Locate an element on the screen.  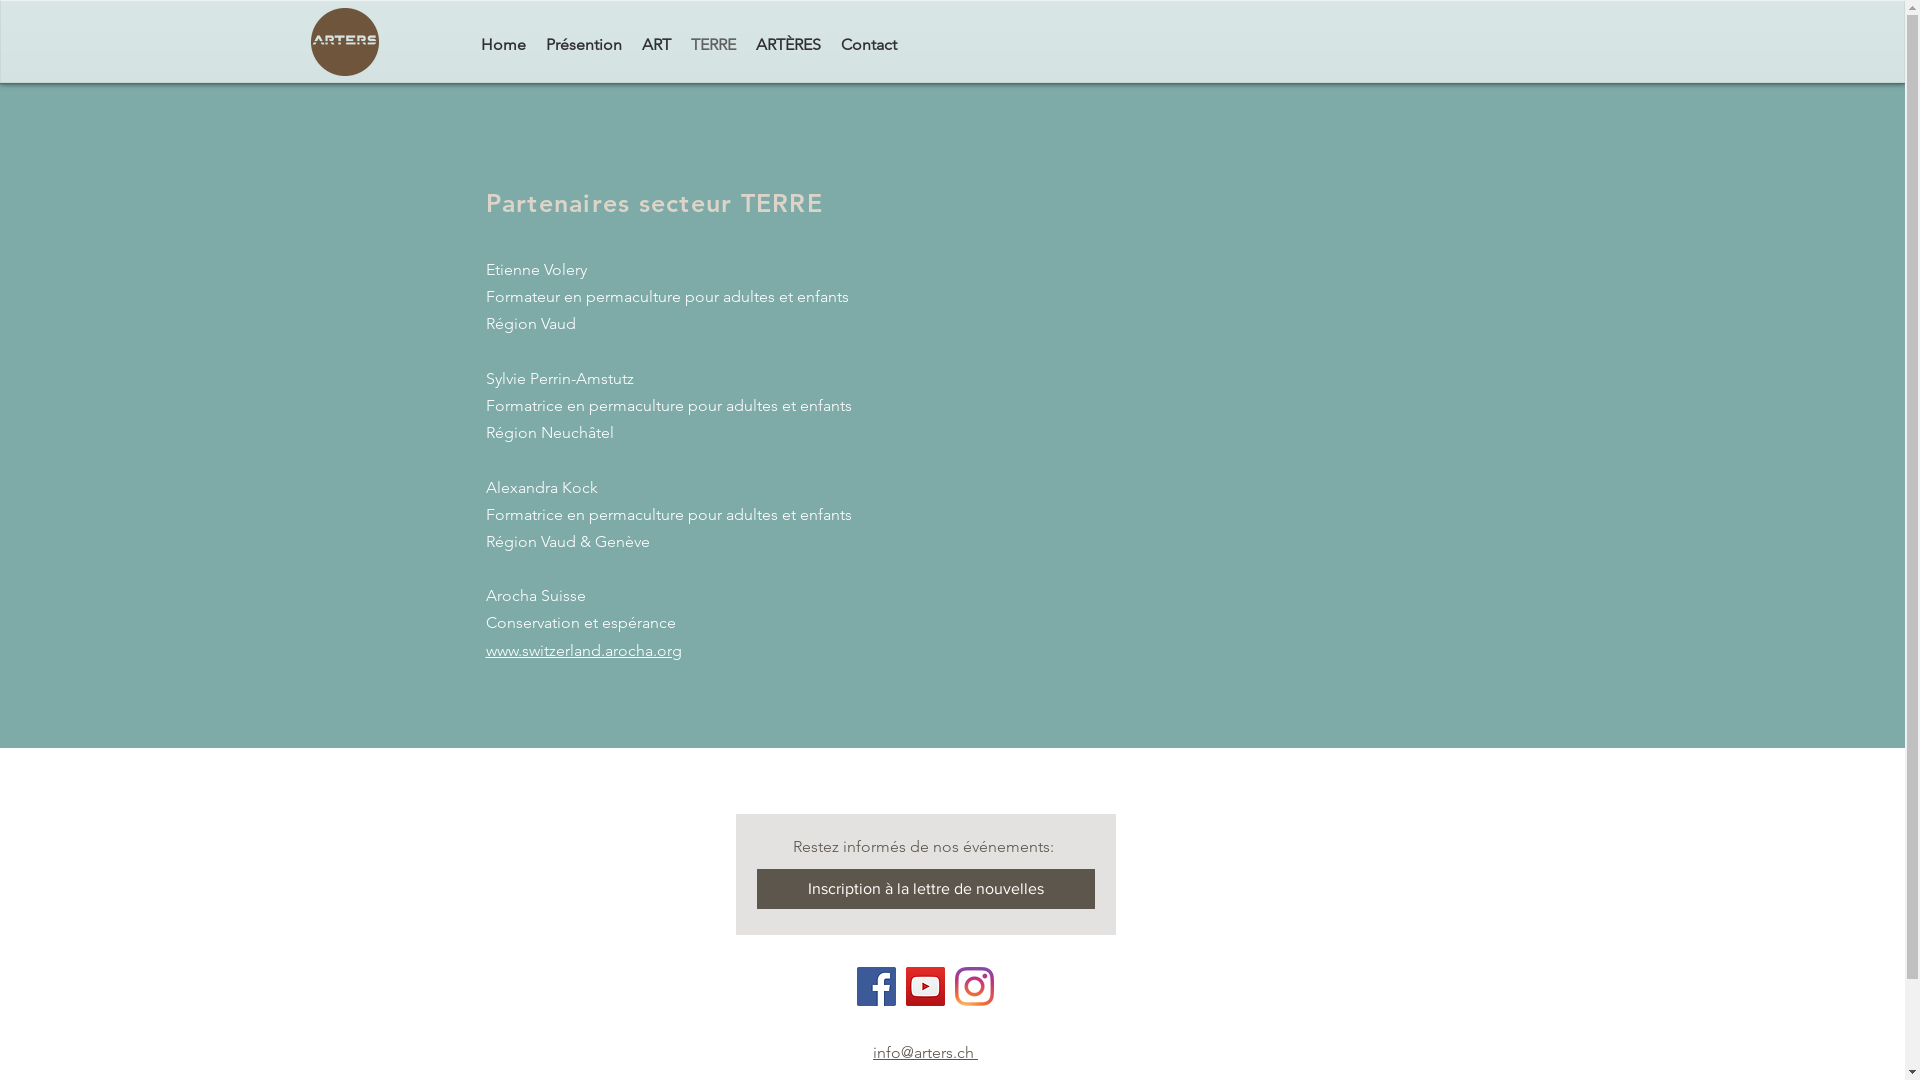
'www.switzerland.arocha.org' is located at coordinates (583, 650).